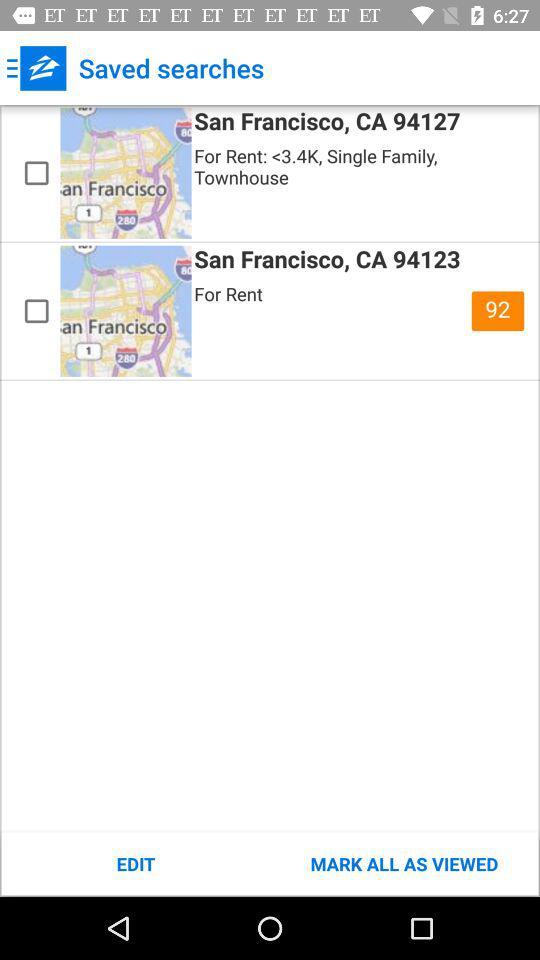 The width and height of the screenshot is (540, 960). What do you see at coordinates (496, 311) in the screenshot?
I see `item at the top right corner` at bounding box center [496, 311].